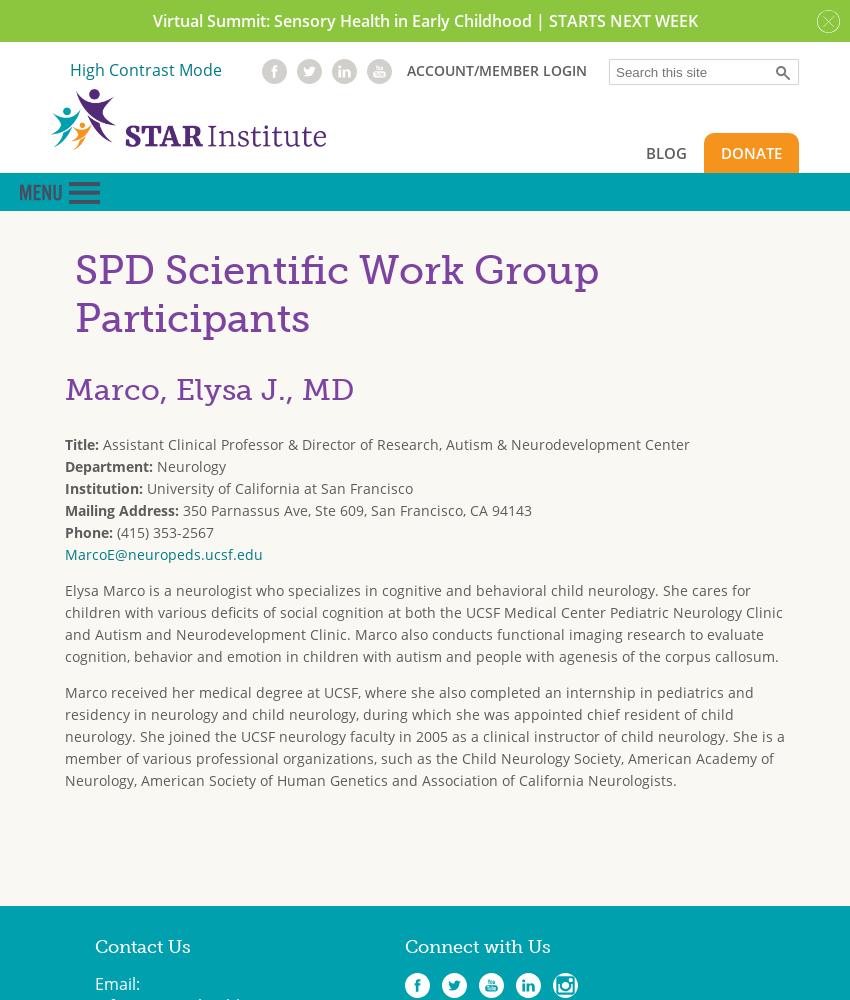 The width and height of the screenshot is (850, 1000). Describe the element at coordinates (337, 294) in the screenshot. I see `'SPD Scientific Work Group Participants'` at that location.